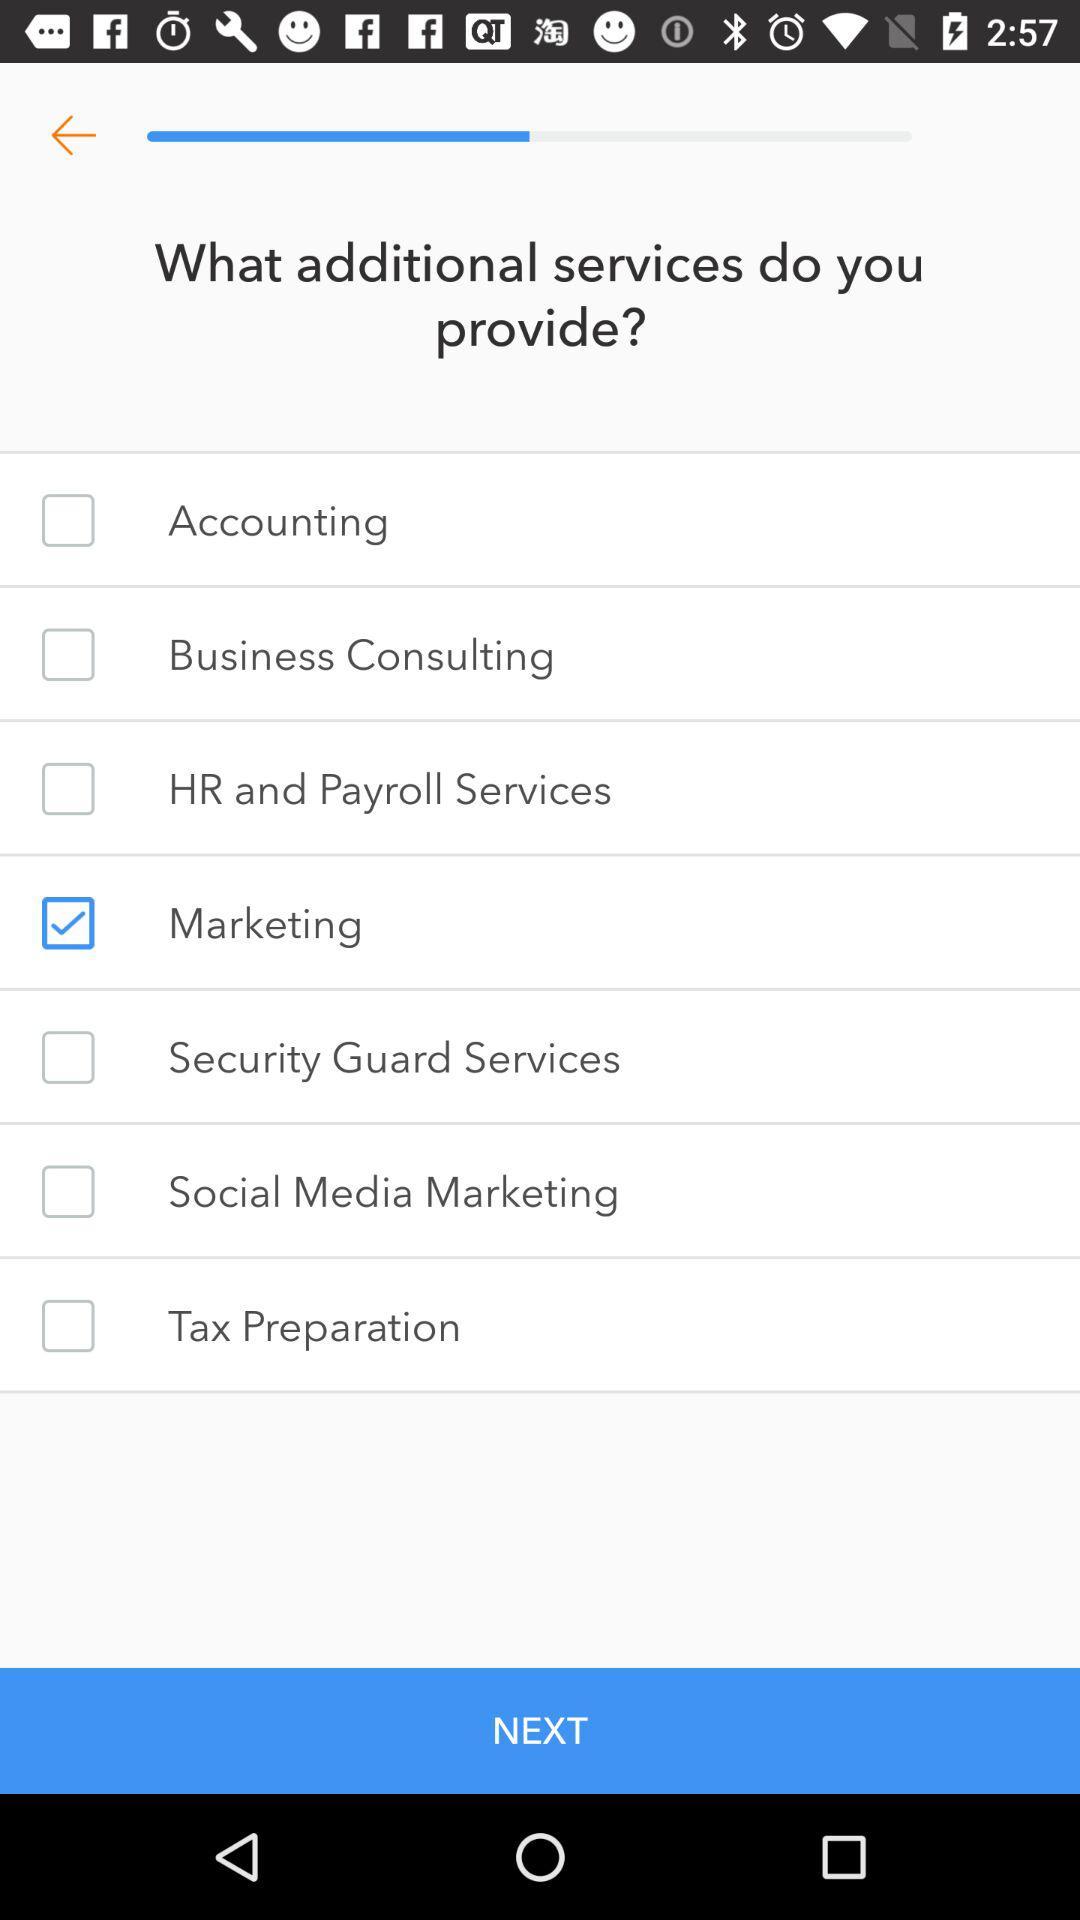  Describe the element at coordinates (72, 135) in the screenshot. I see `previous screen` at that location.